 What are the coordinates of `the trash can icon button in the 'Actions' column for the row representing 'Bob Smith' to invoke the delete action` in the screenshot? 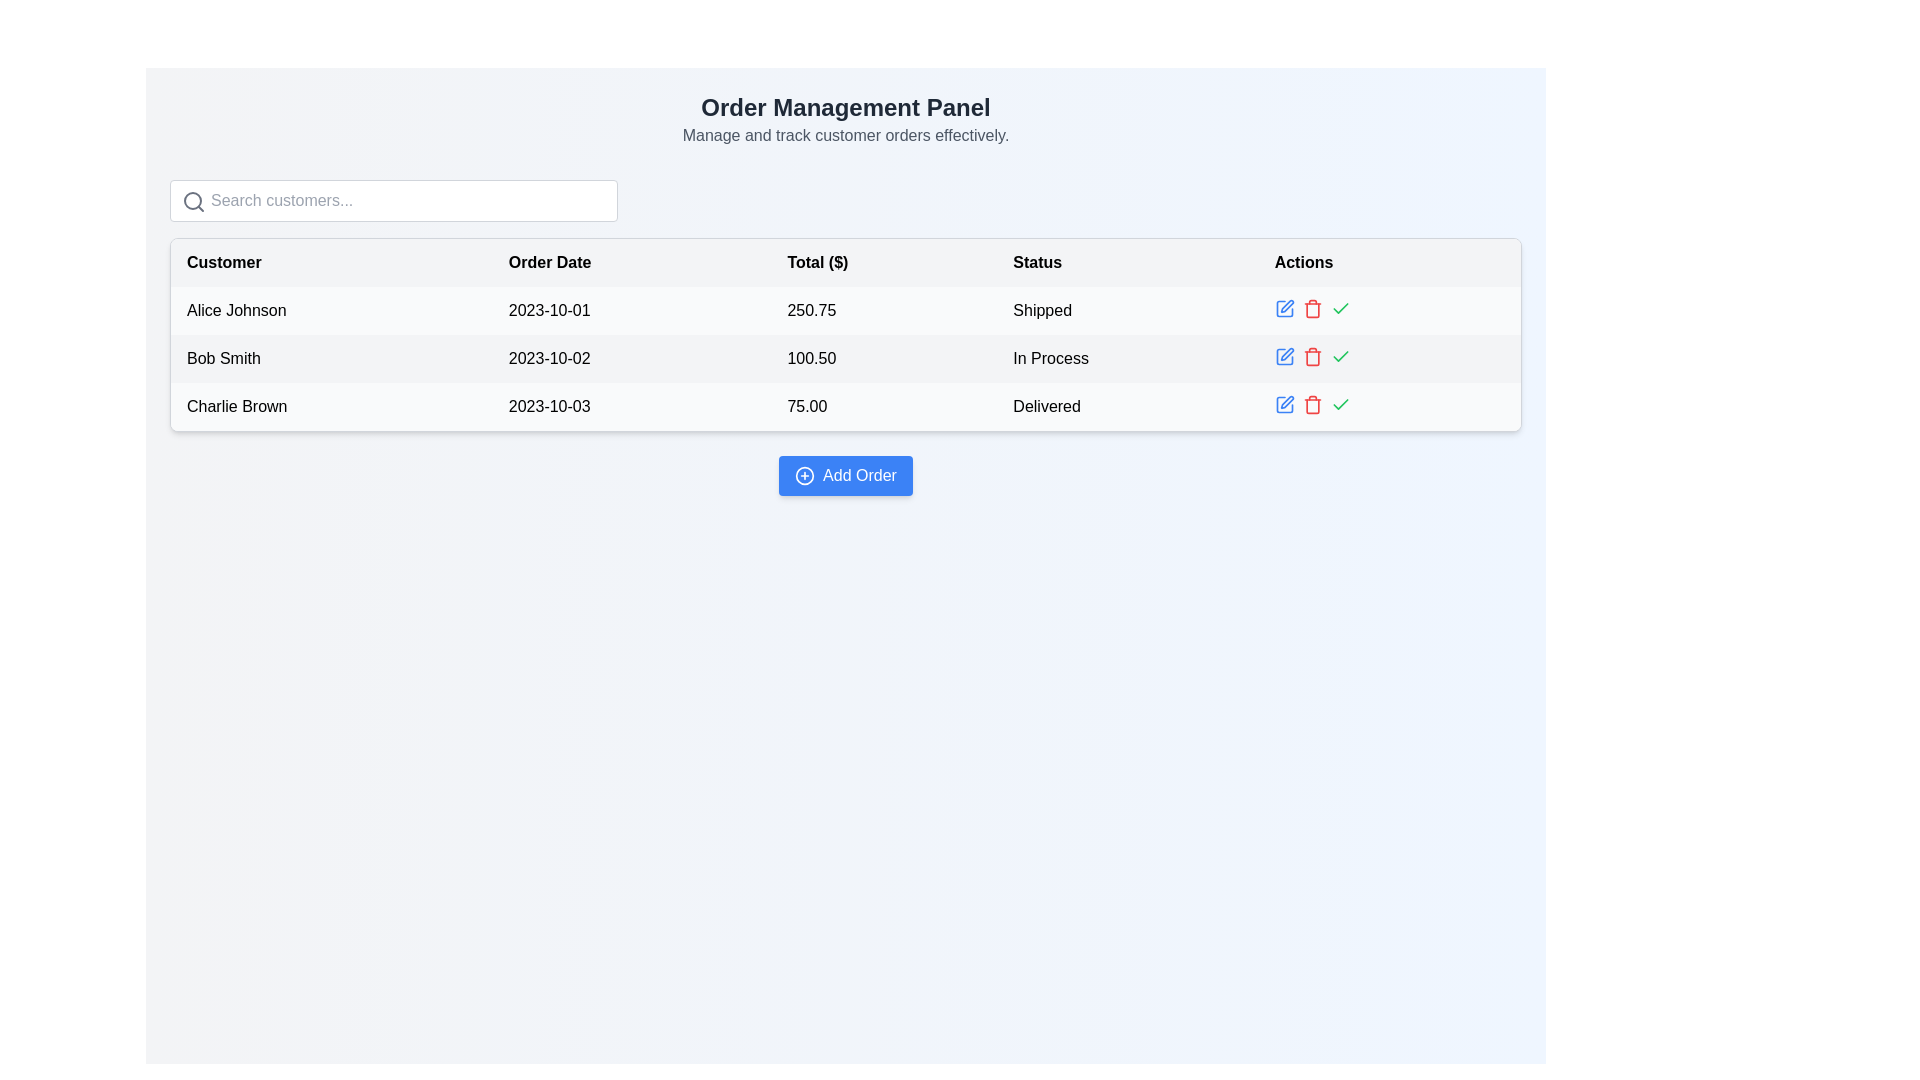 It's located at (1312, 357).